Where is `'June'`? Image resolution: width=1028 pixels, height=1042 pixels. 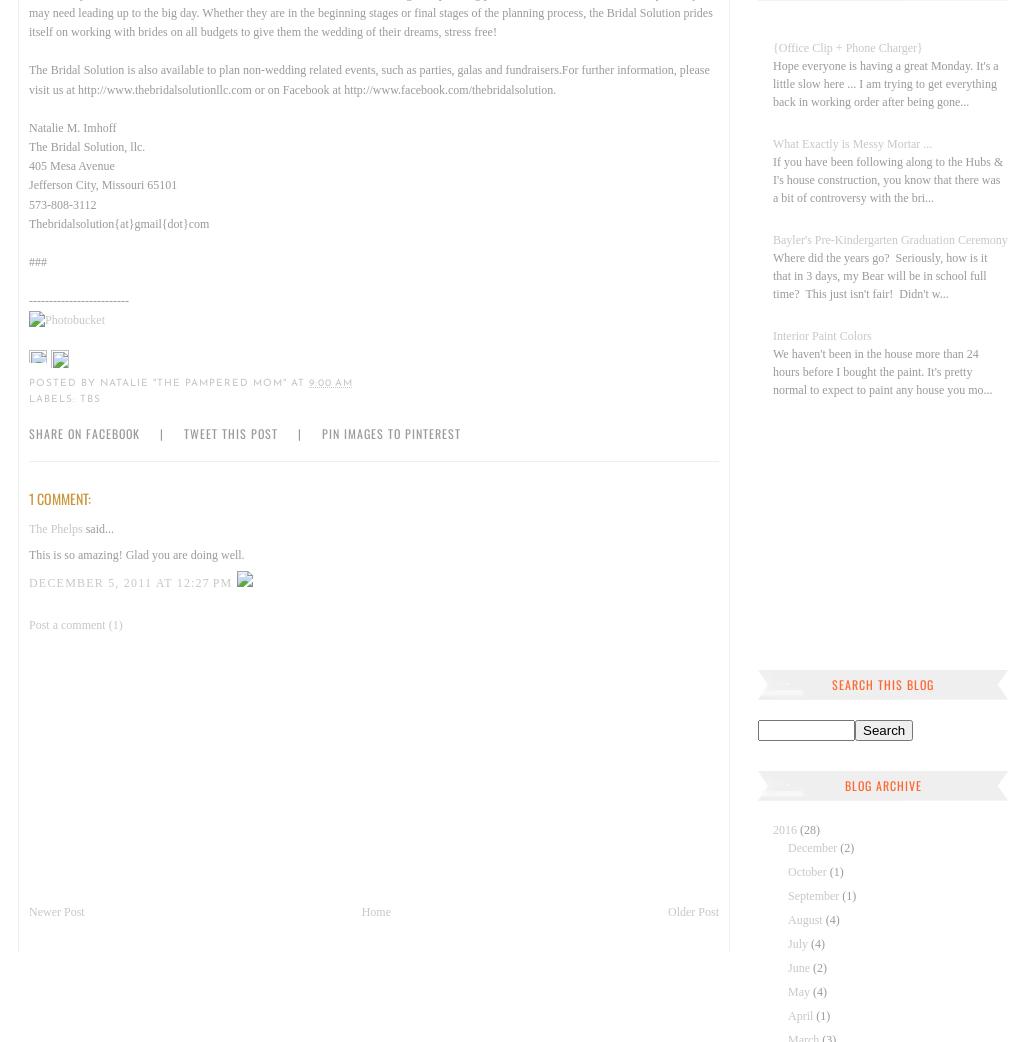
'June' is located at coordinates (800, 968).